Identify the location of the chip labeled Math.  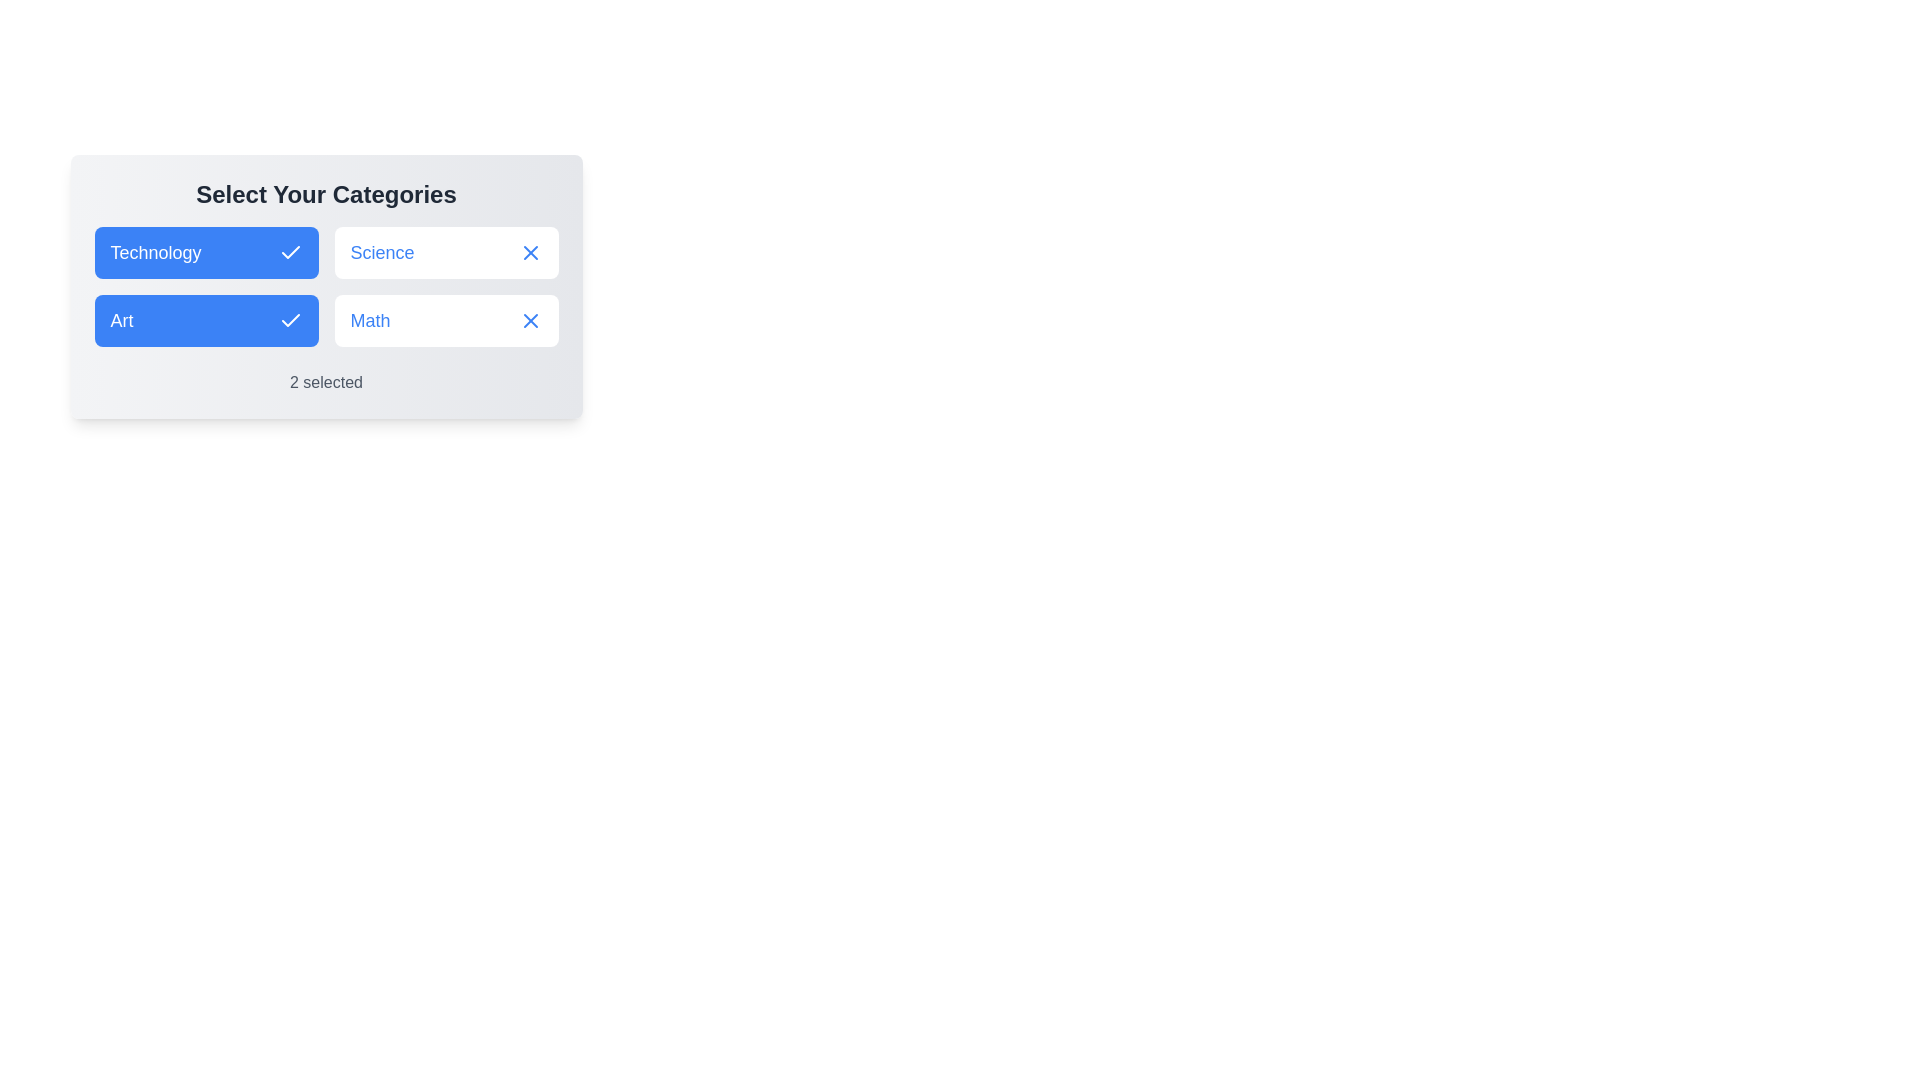
(445, 319).